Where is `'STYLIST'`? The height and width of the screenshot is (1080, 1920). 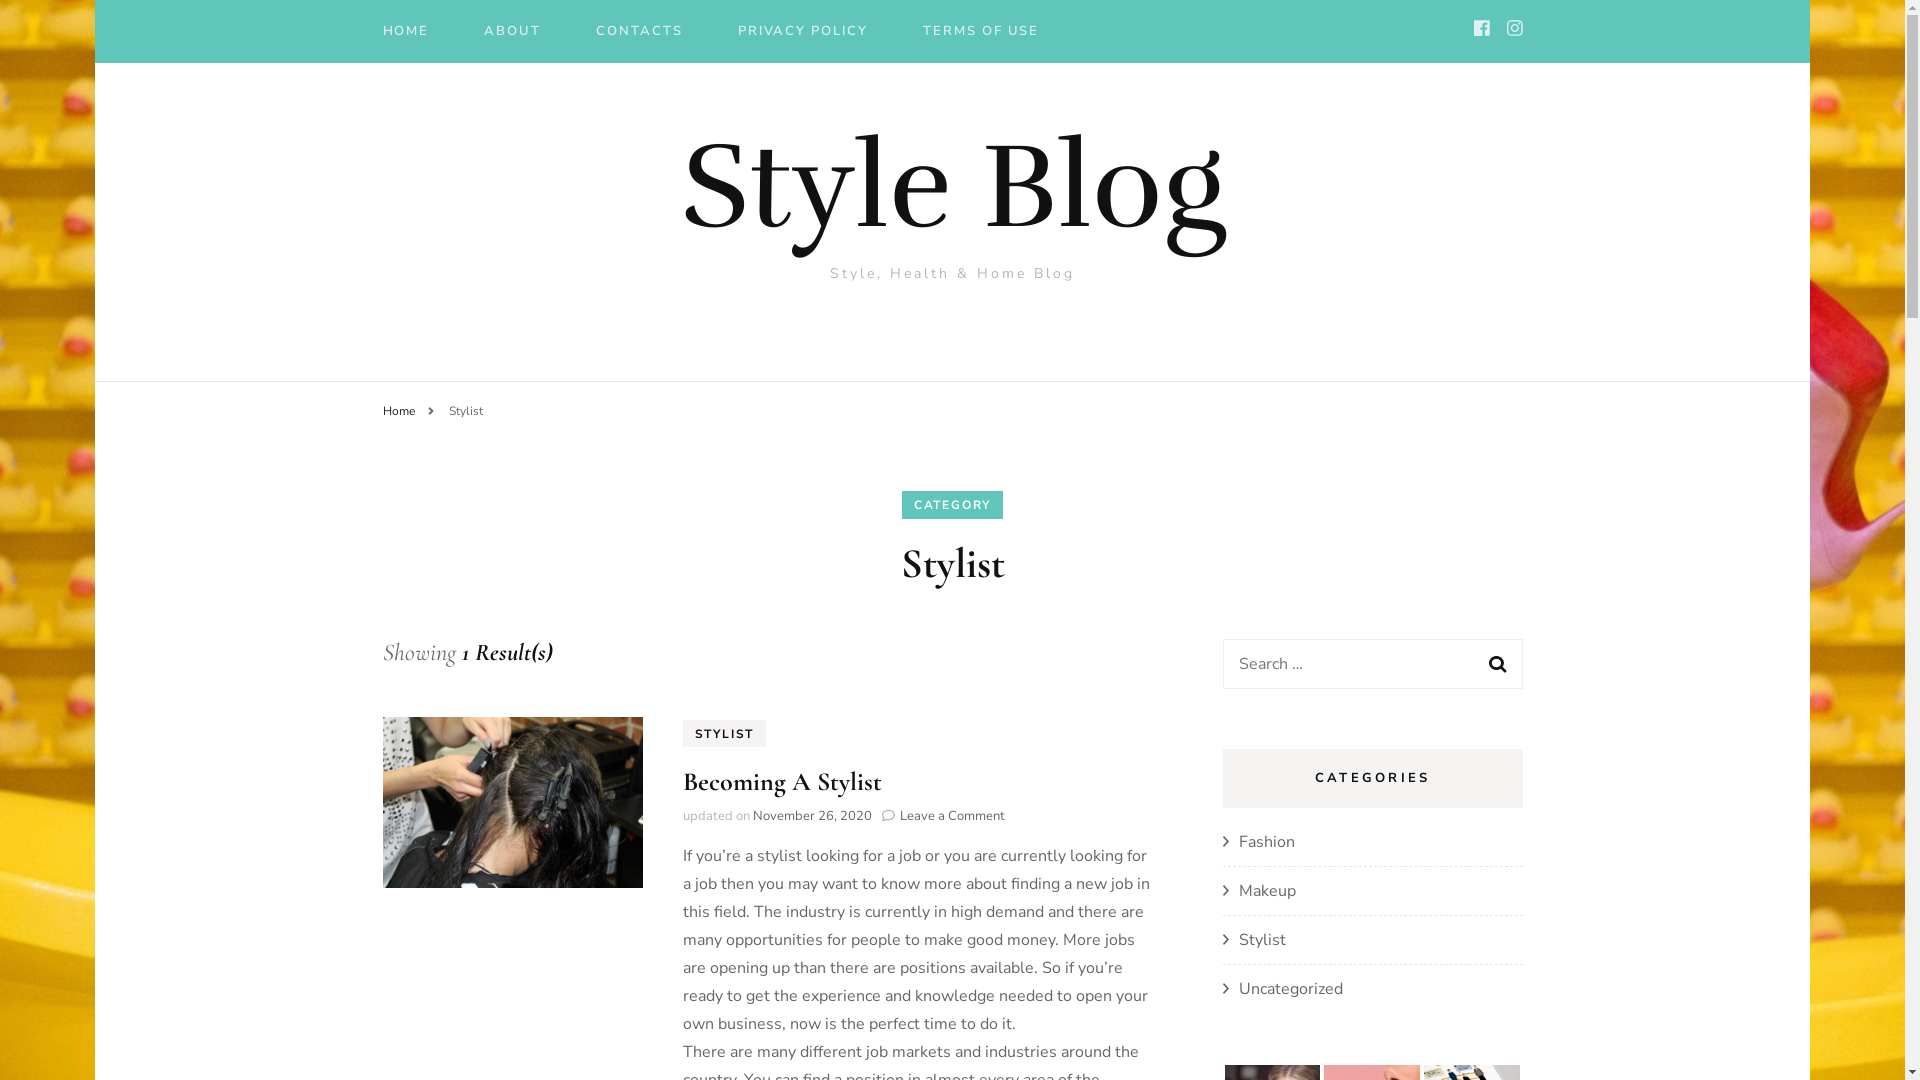
'STYLIST' is located at coordinates (723, 733).